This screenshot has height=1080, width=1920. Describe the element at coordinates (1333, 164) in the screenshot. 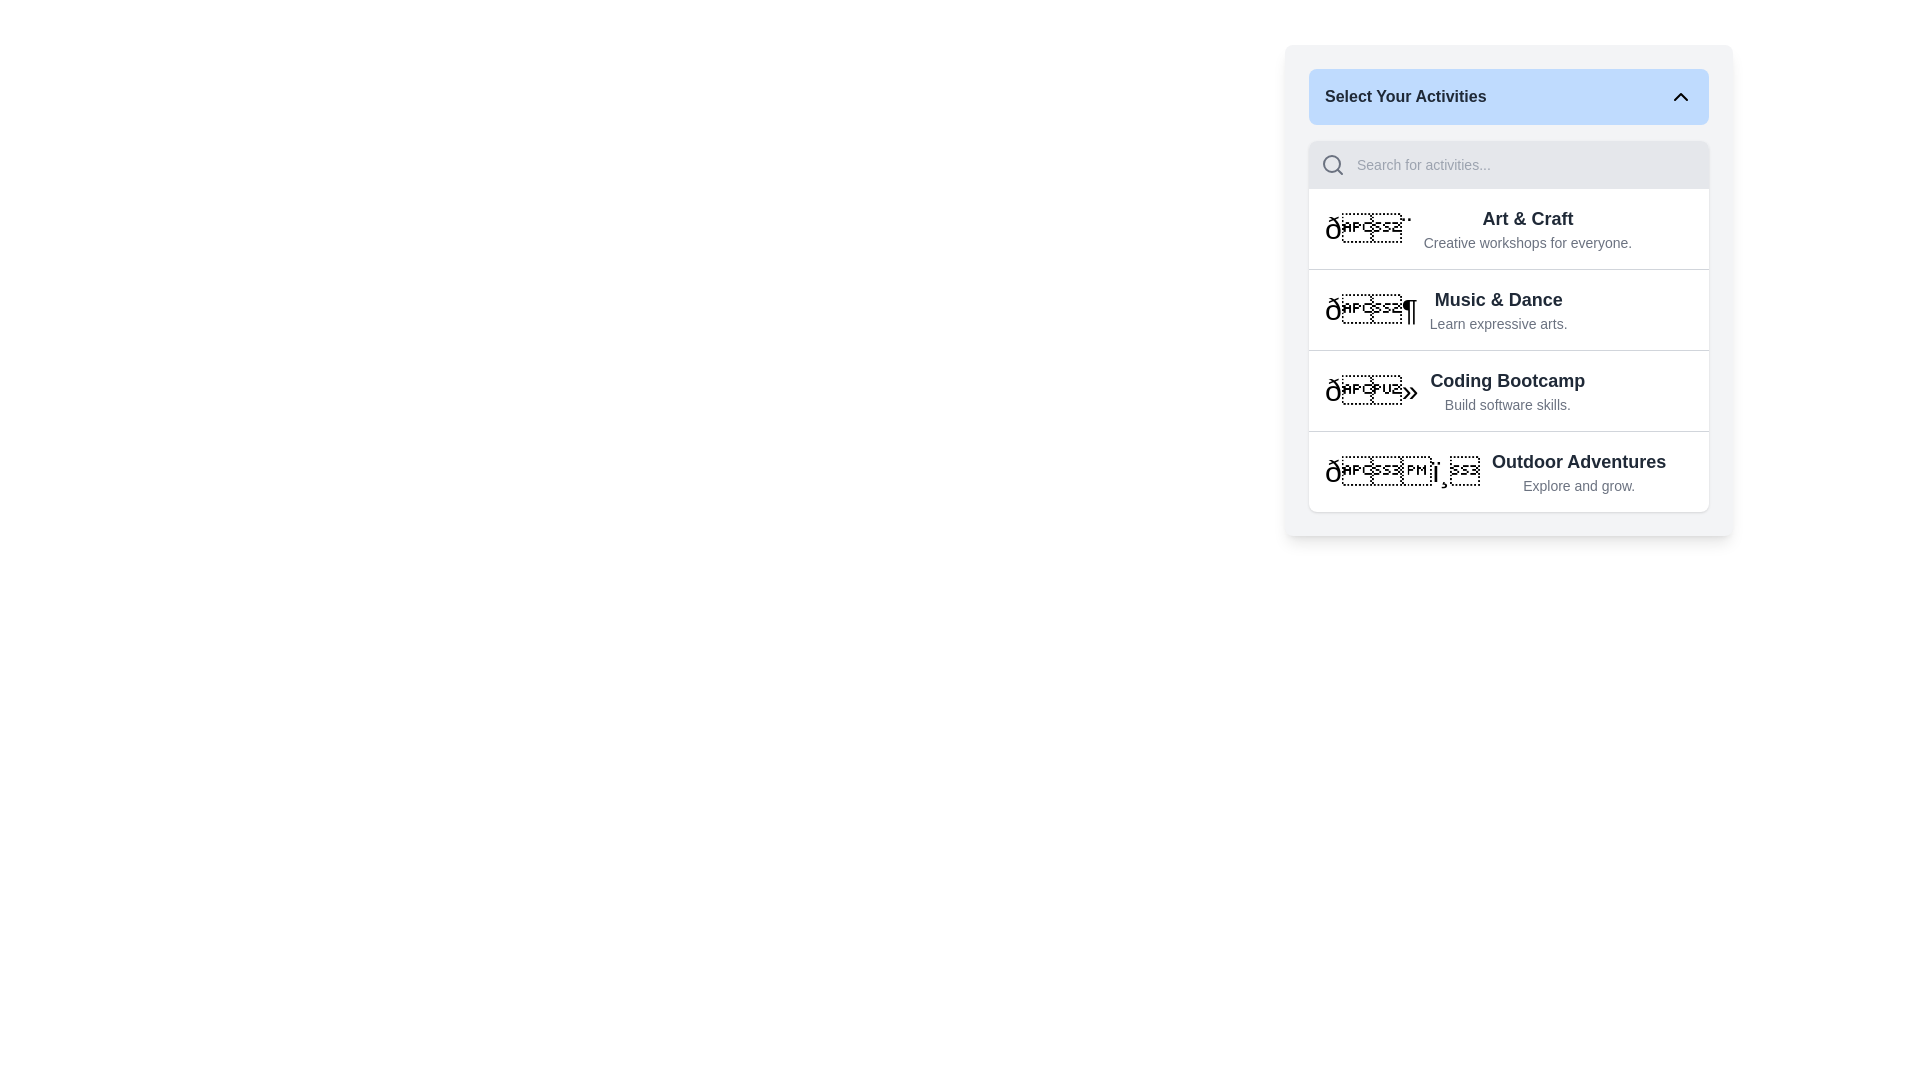

I see `the search icon located at the left edge of the search bar below the 'Select Your Activities' header` at that location.